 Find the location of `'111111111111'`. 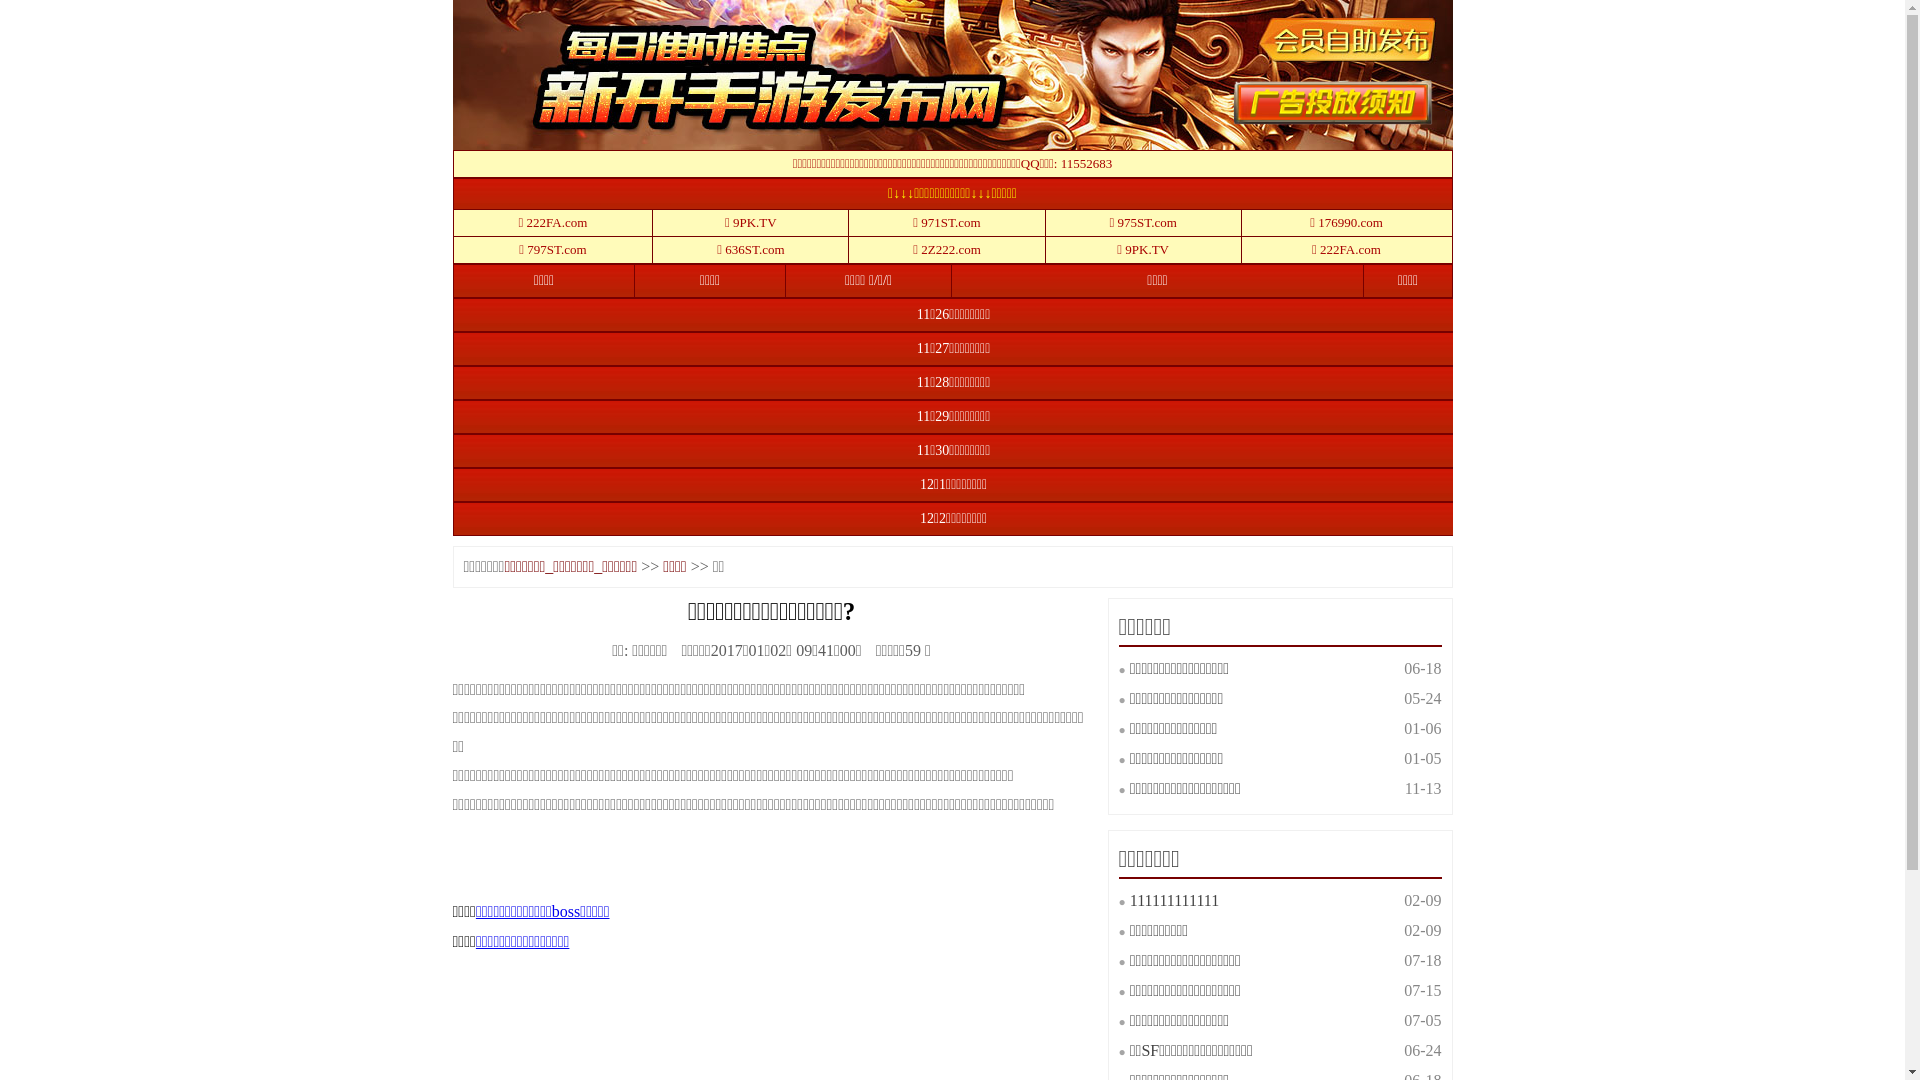

'111111111111' is located at coordinates (1129, 900).